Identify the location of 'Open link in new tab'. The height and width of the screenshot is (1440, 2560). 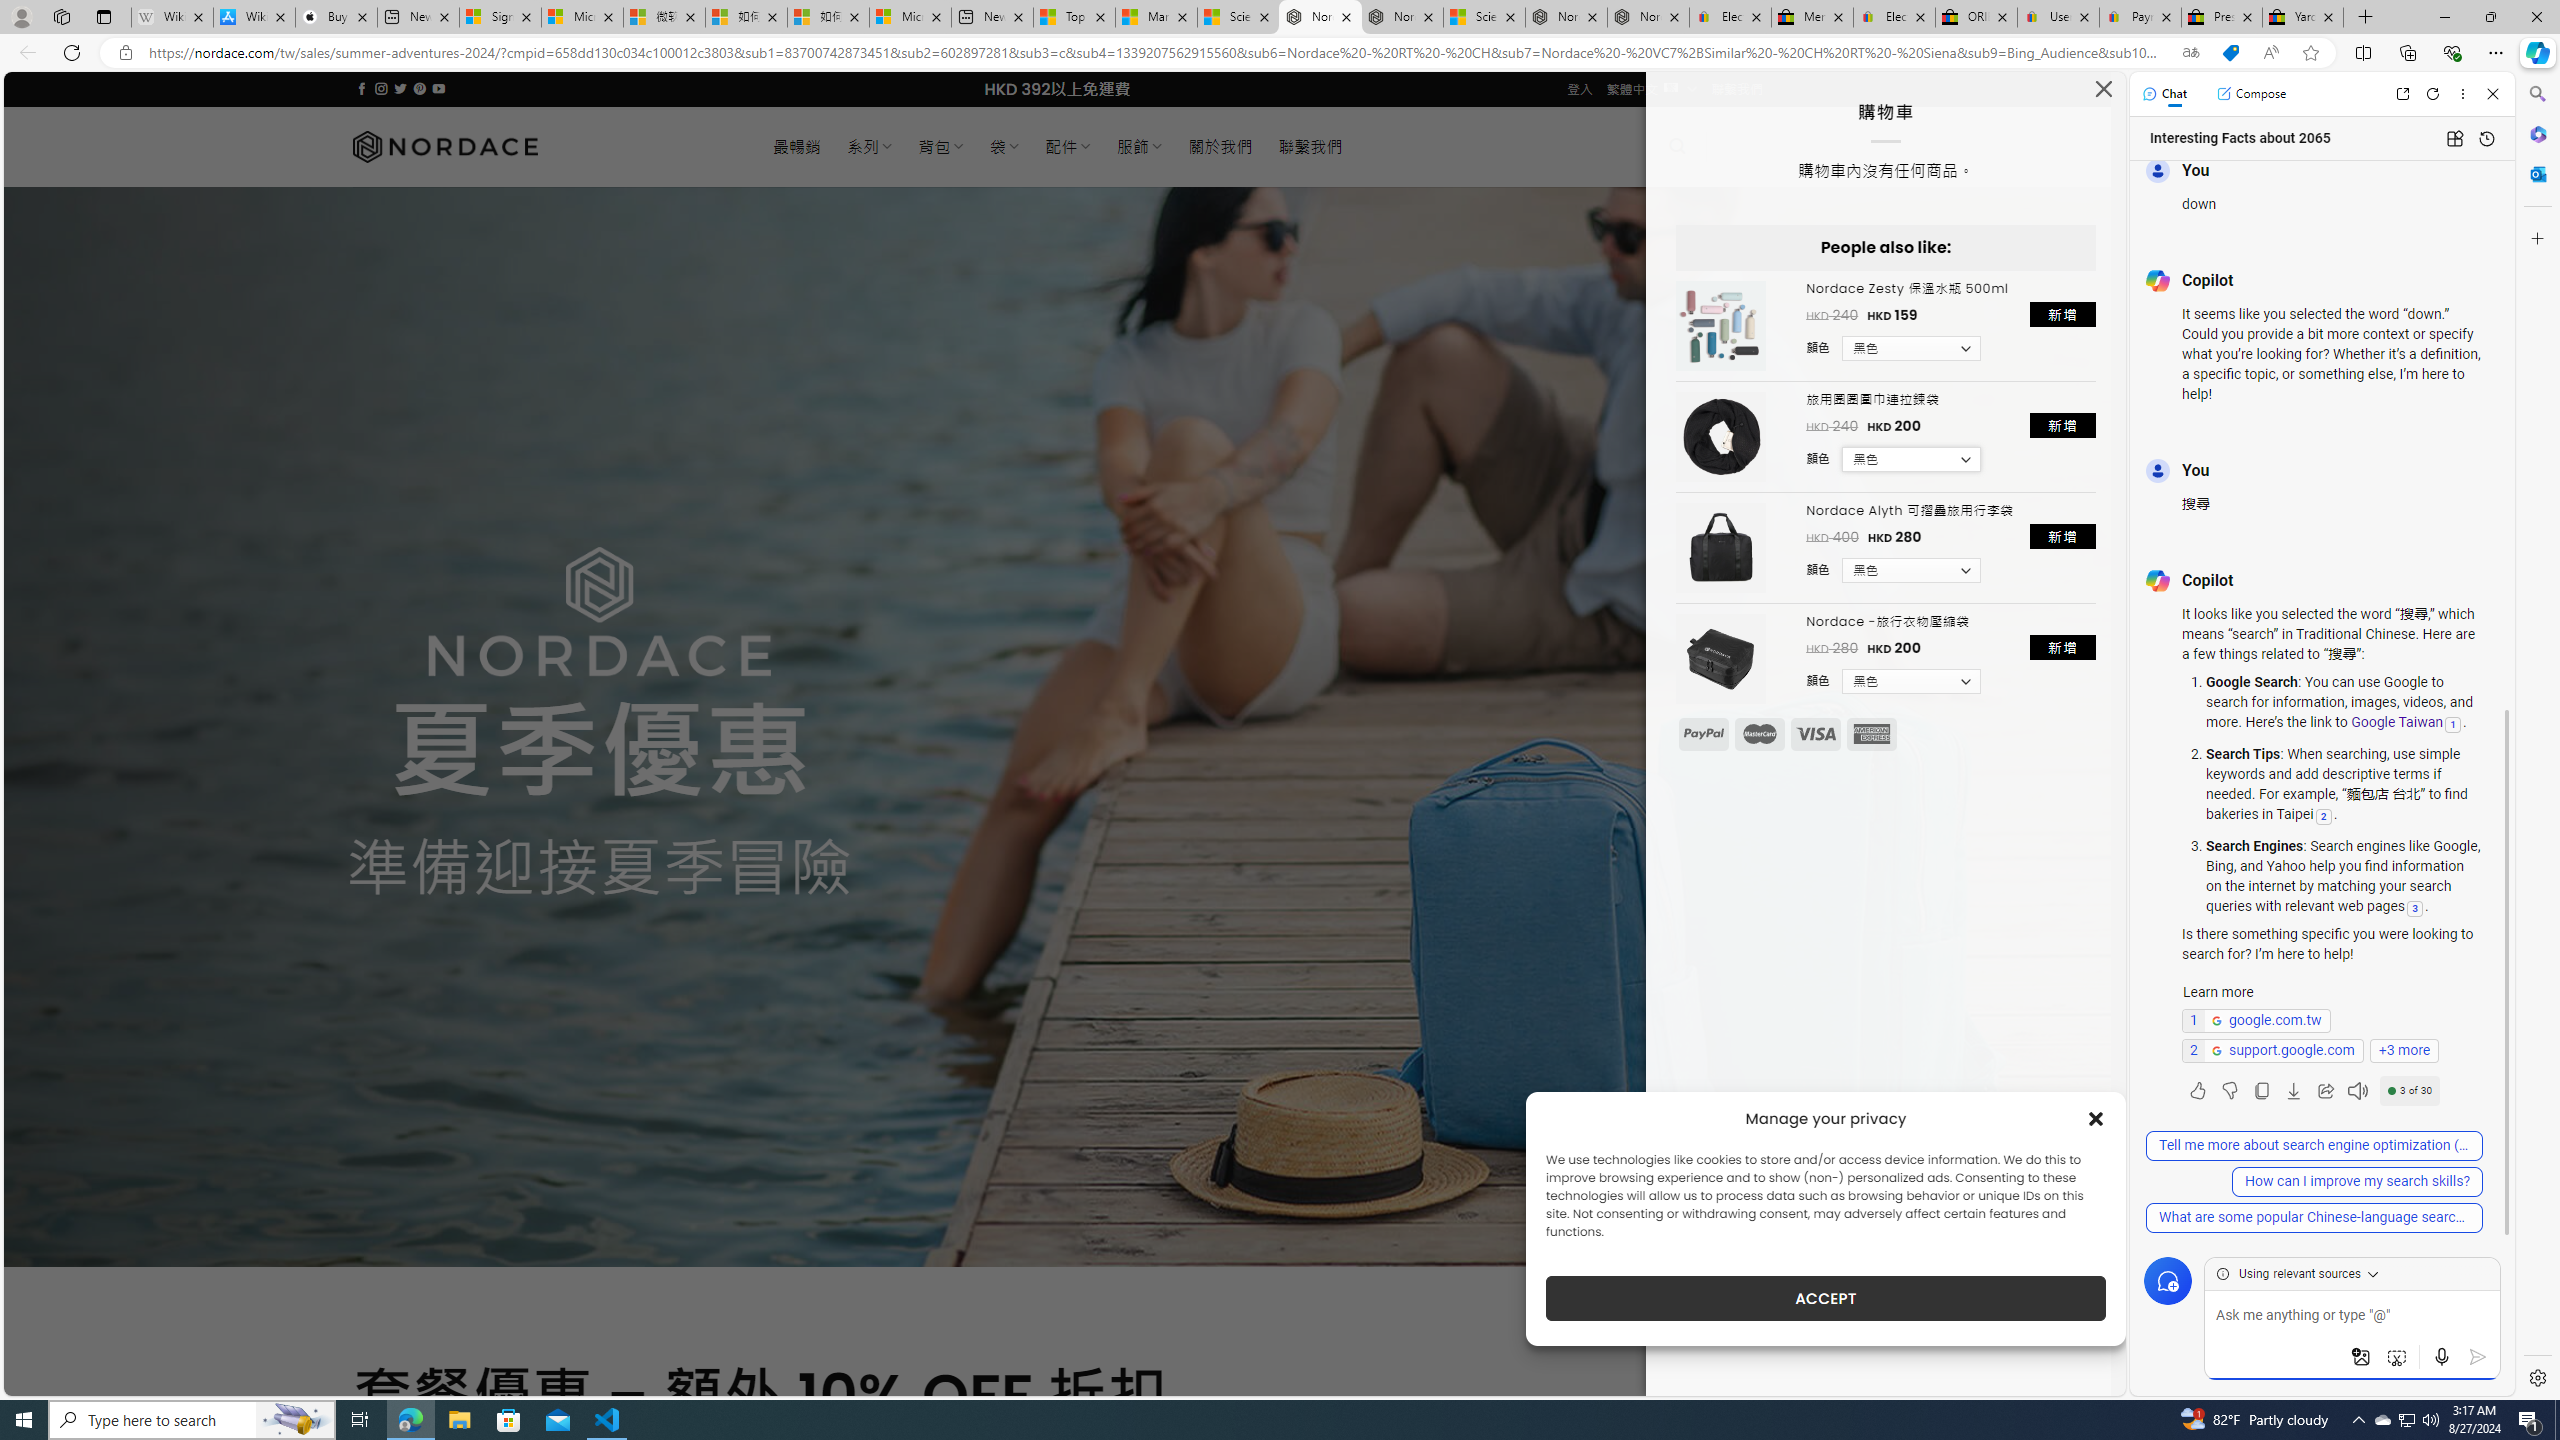
(2401, 93).